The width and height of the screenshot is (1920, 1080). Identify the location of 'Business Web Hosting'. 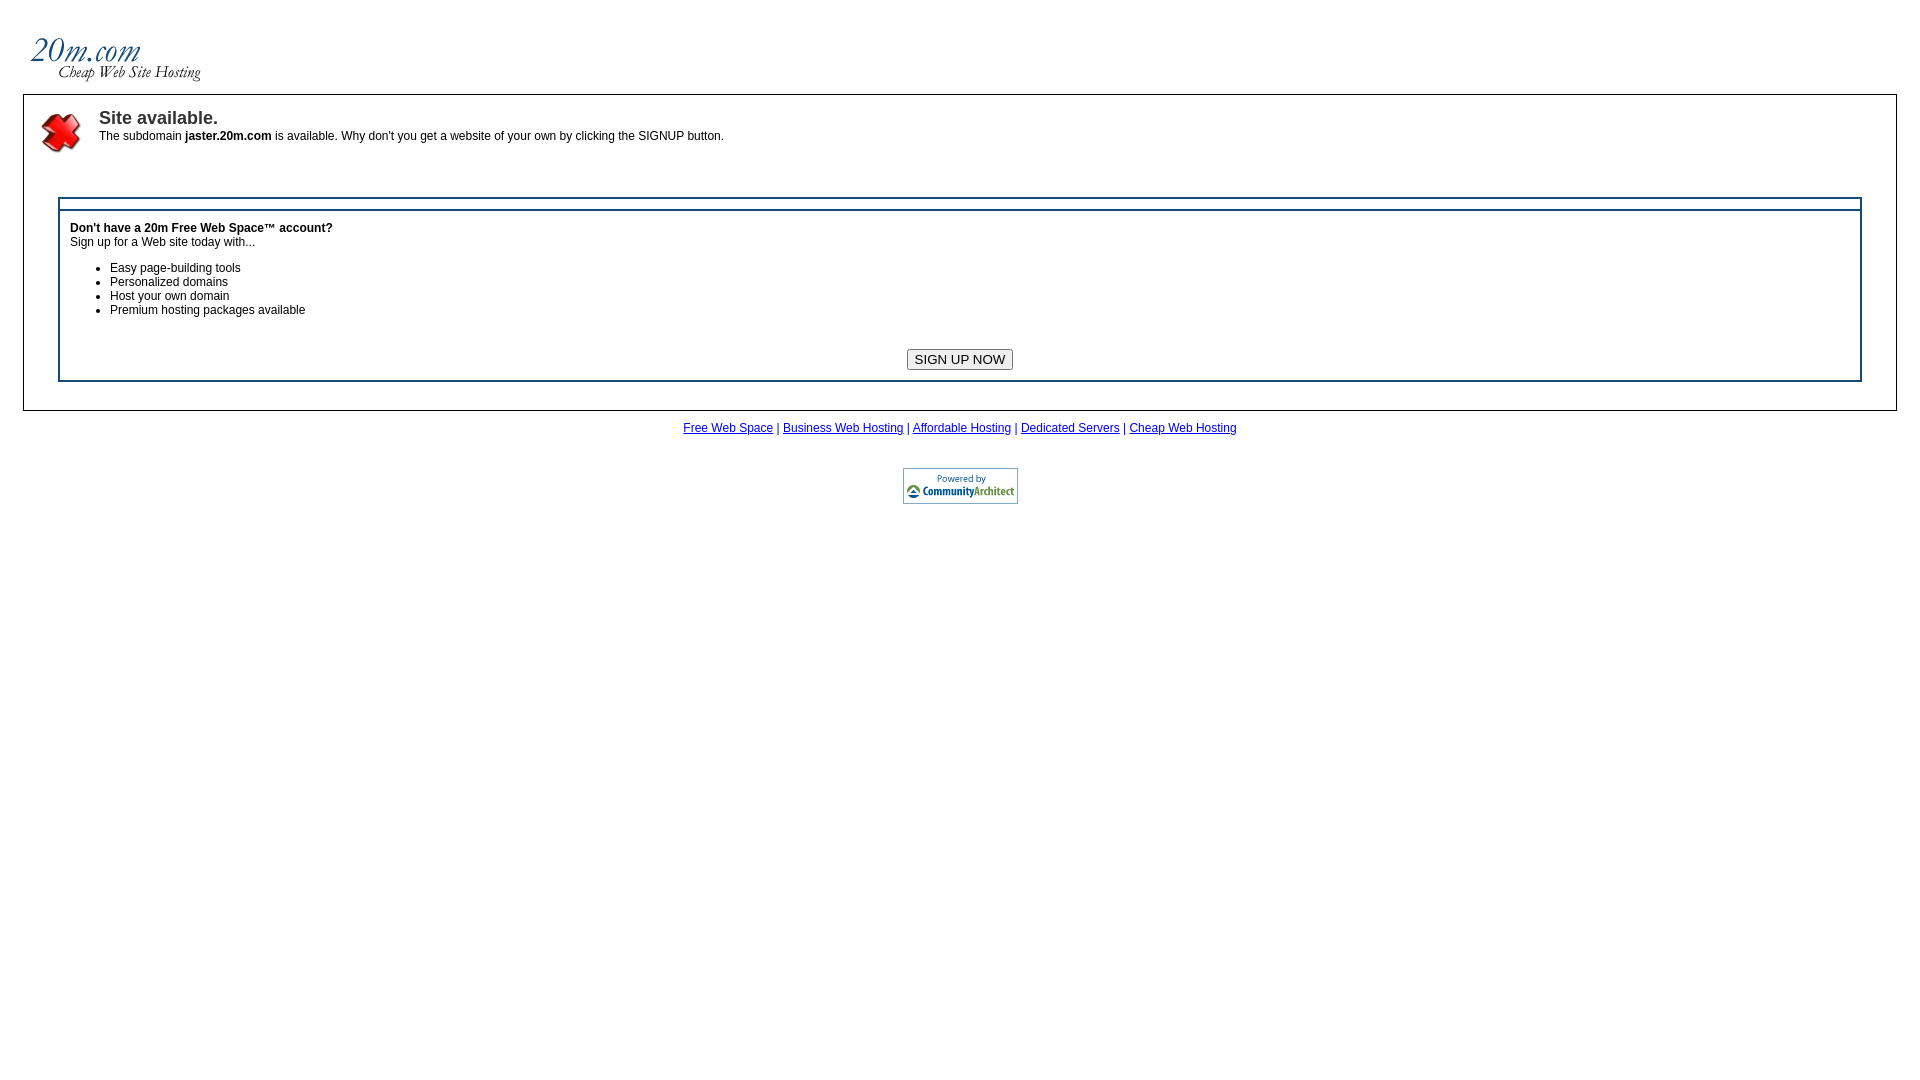
(843, 427).